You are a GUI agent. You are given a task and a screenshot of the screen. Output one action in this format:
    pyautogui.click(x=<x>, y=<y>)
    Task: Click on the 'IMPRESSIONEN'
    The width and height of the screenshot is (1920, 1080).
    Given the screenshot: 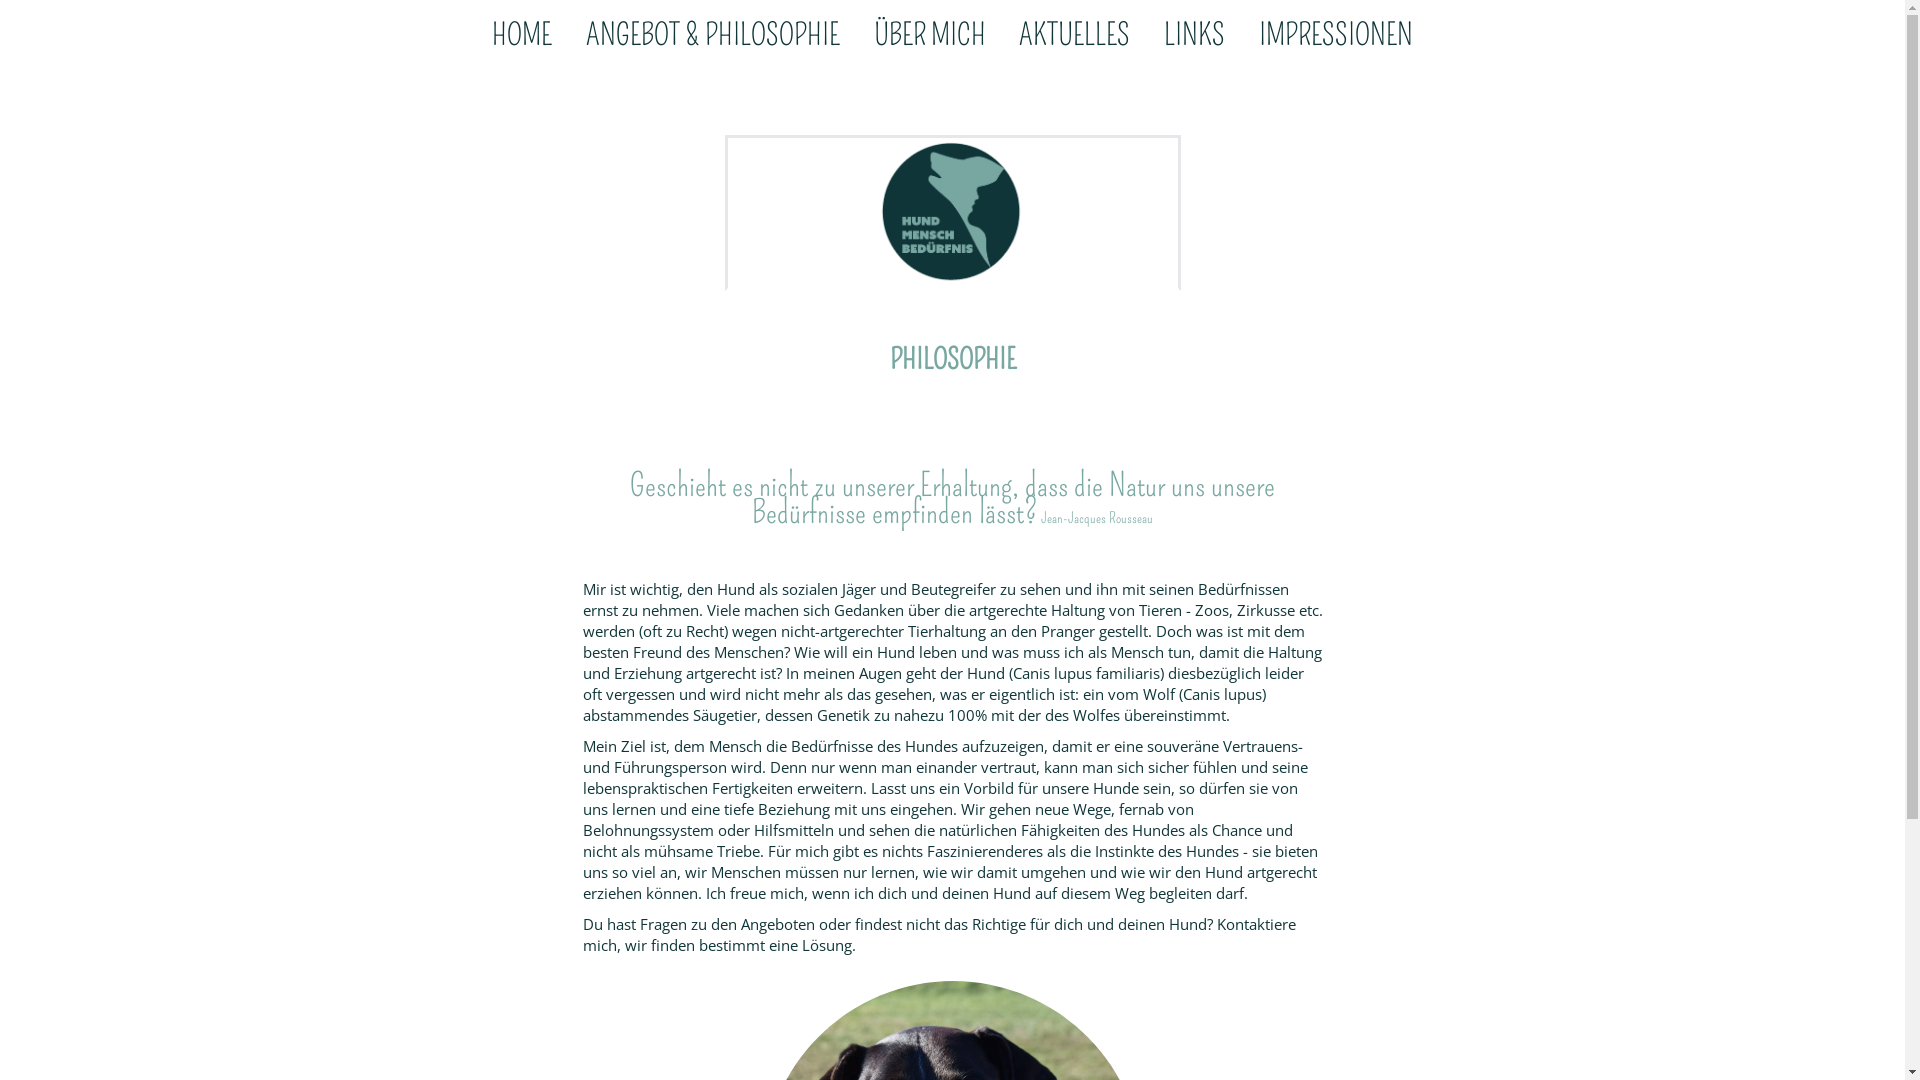 What is the action you would take?
    pyautogui.click(x=1335, y=37)
    